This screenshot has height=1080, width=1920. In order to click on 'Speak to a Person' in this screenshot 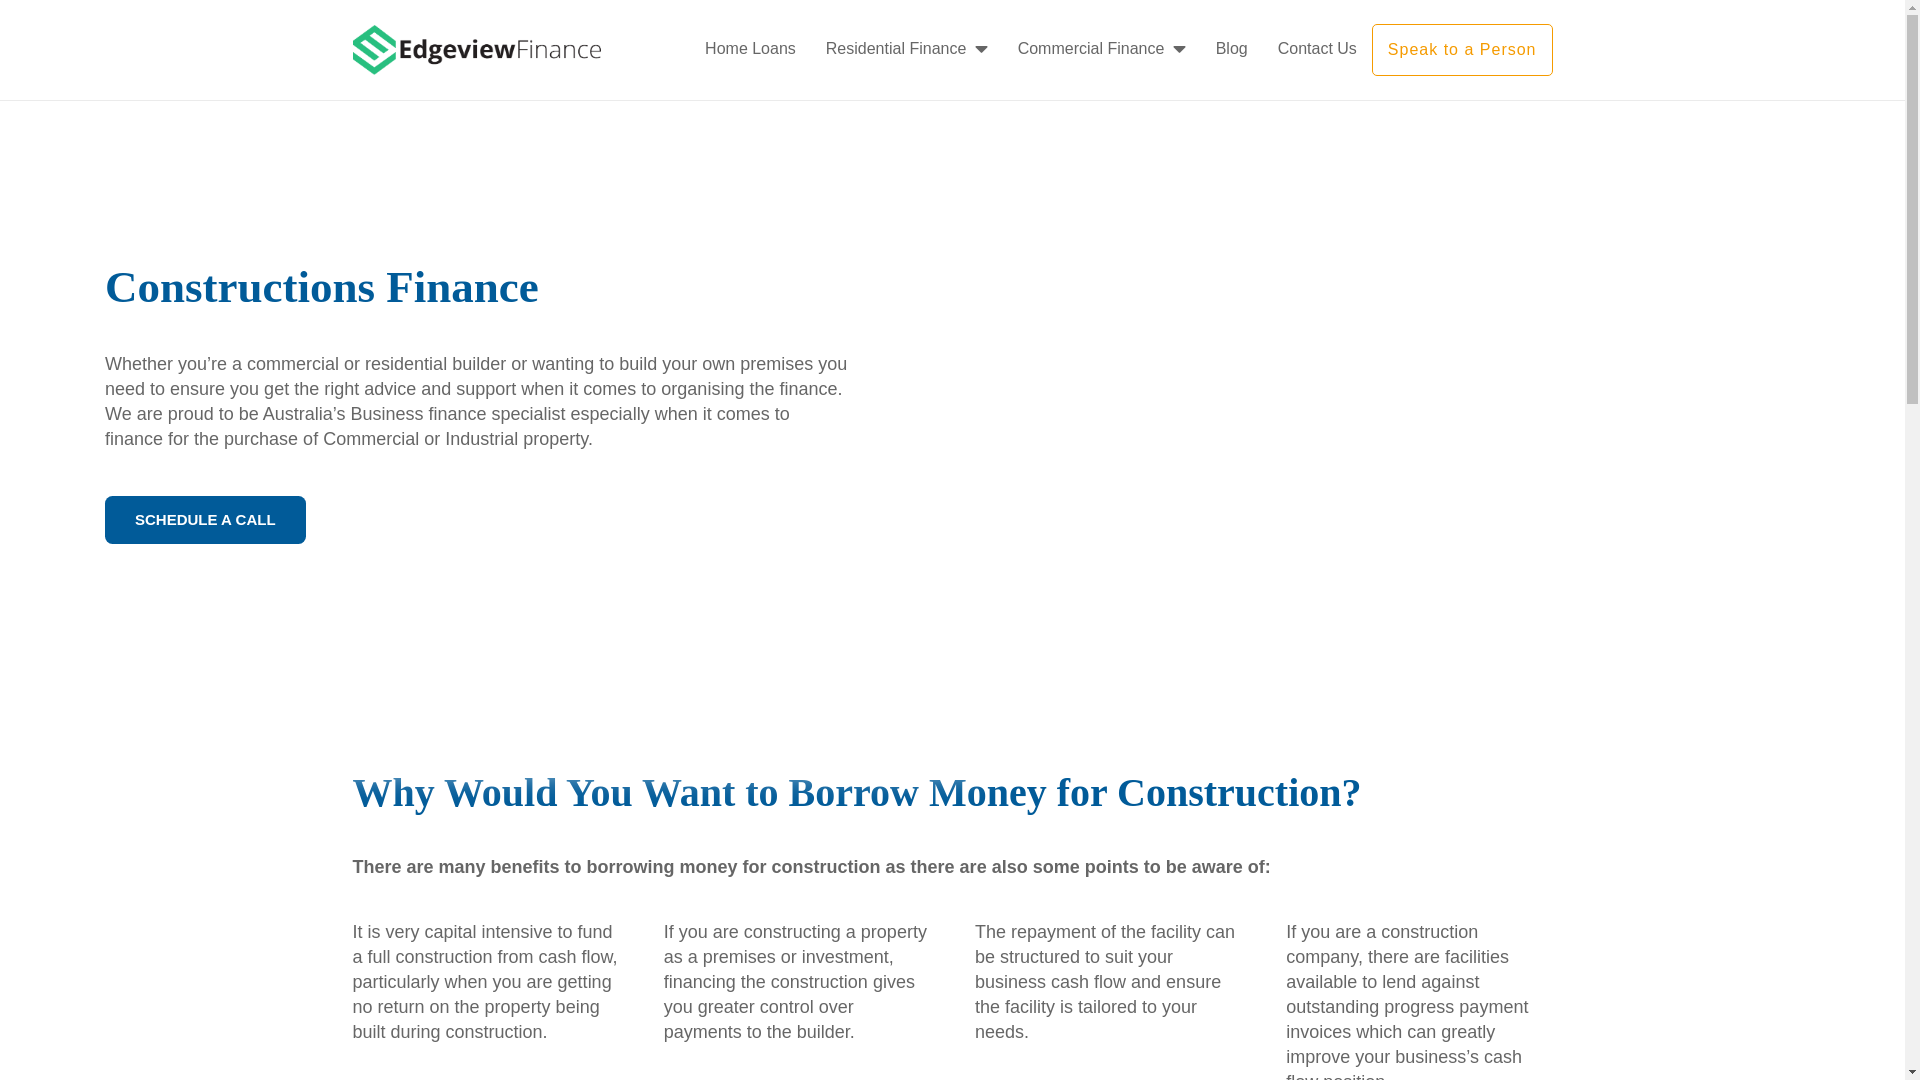, I will do `click(1462, 49)`.